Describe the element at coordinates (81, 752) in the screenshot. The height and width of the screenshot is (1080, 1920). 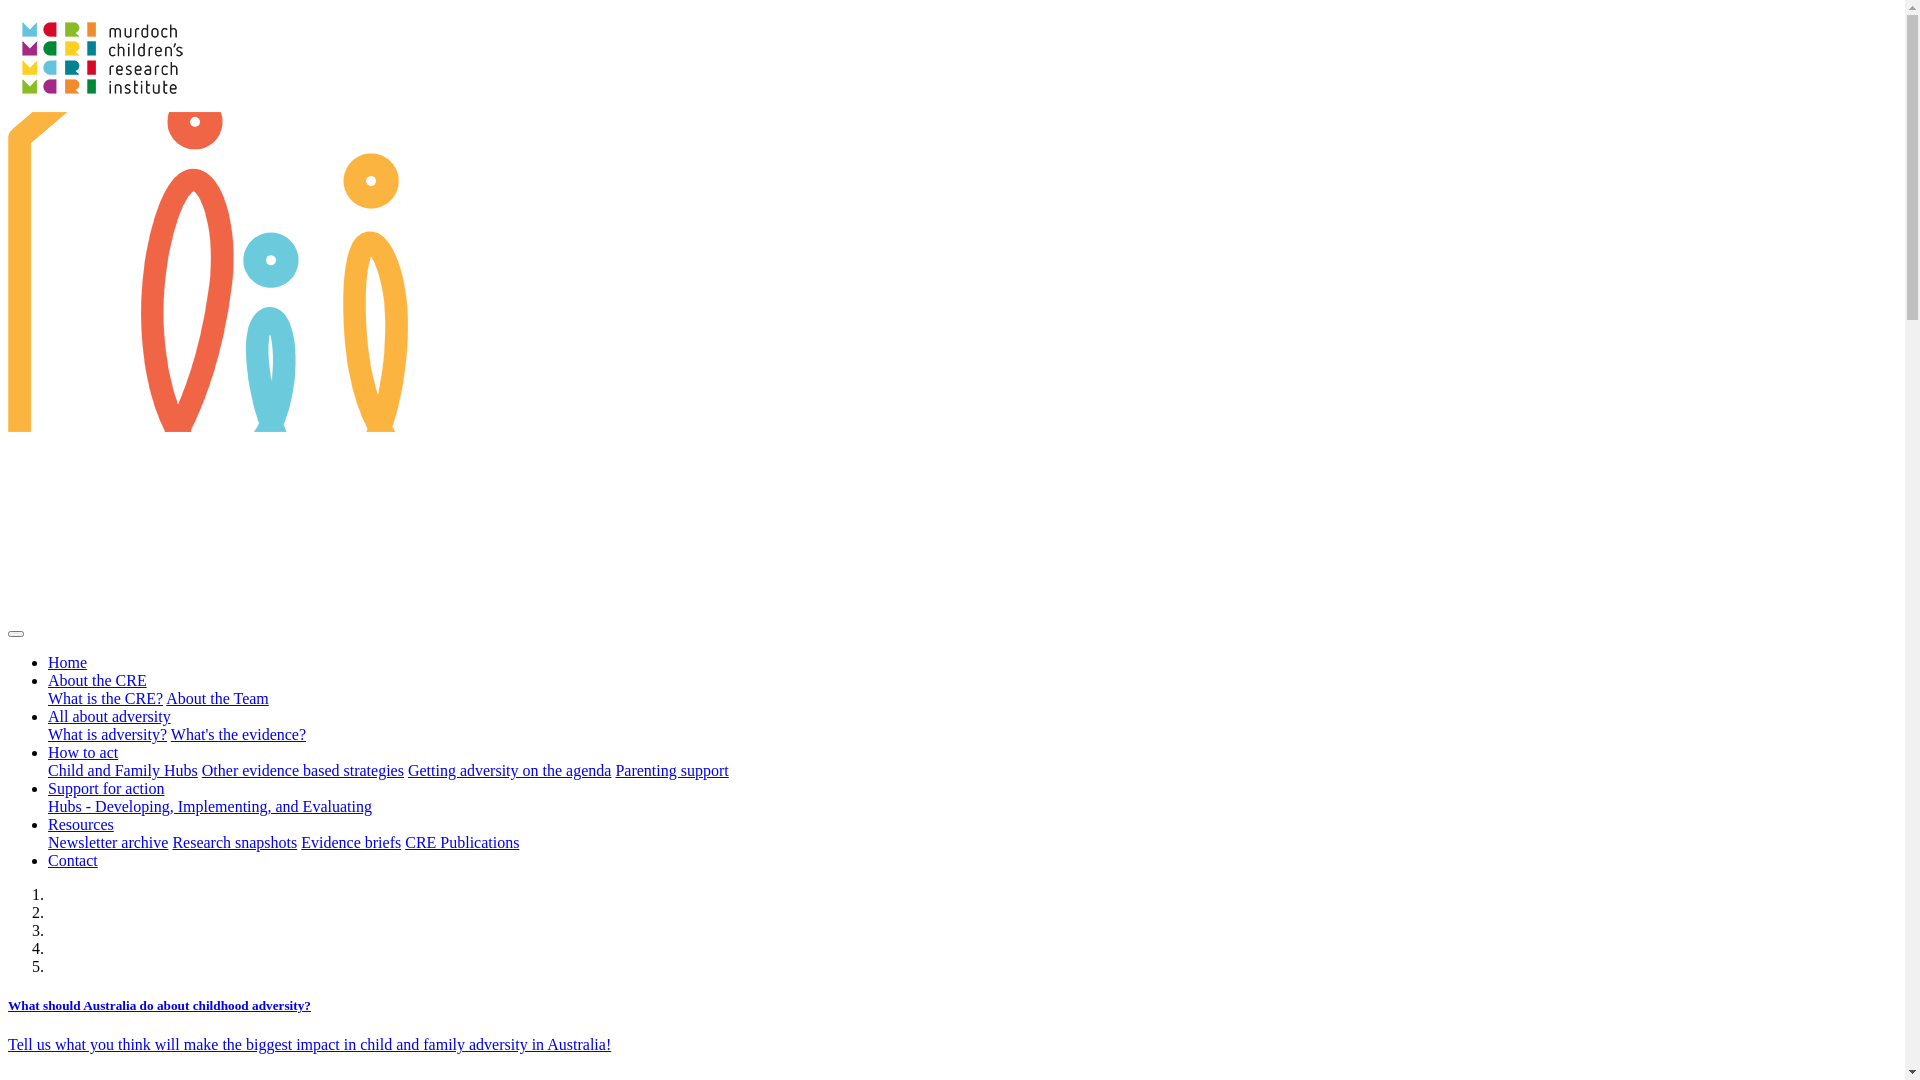
I see `'How to act'` at that location.